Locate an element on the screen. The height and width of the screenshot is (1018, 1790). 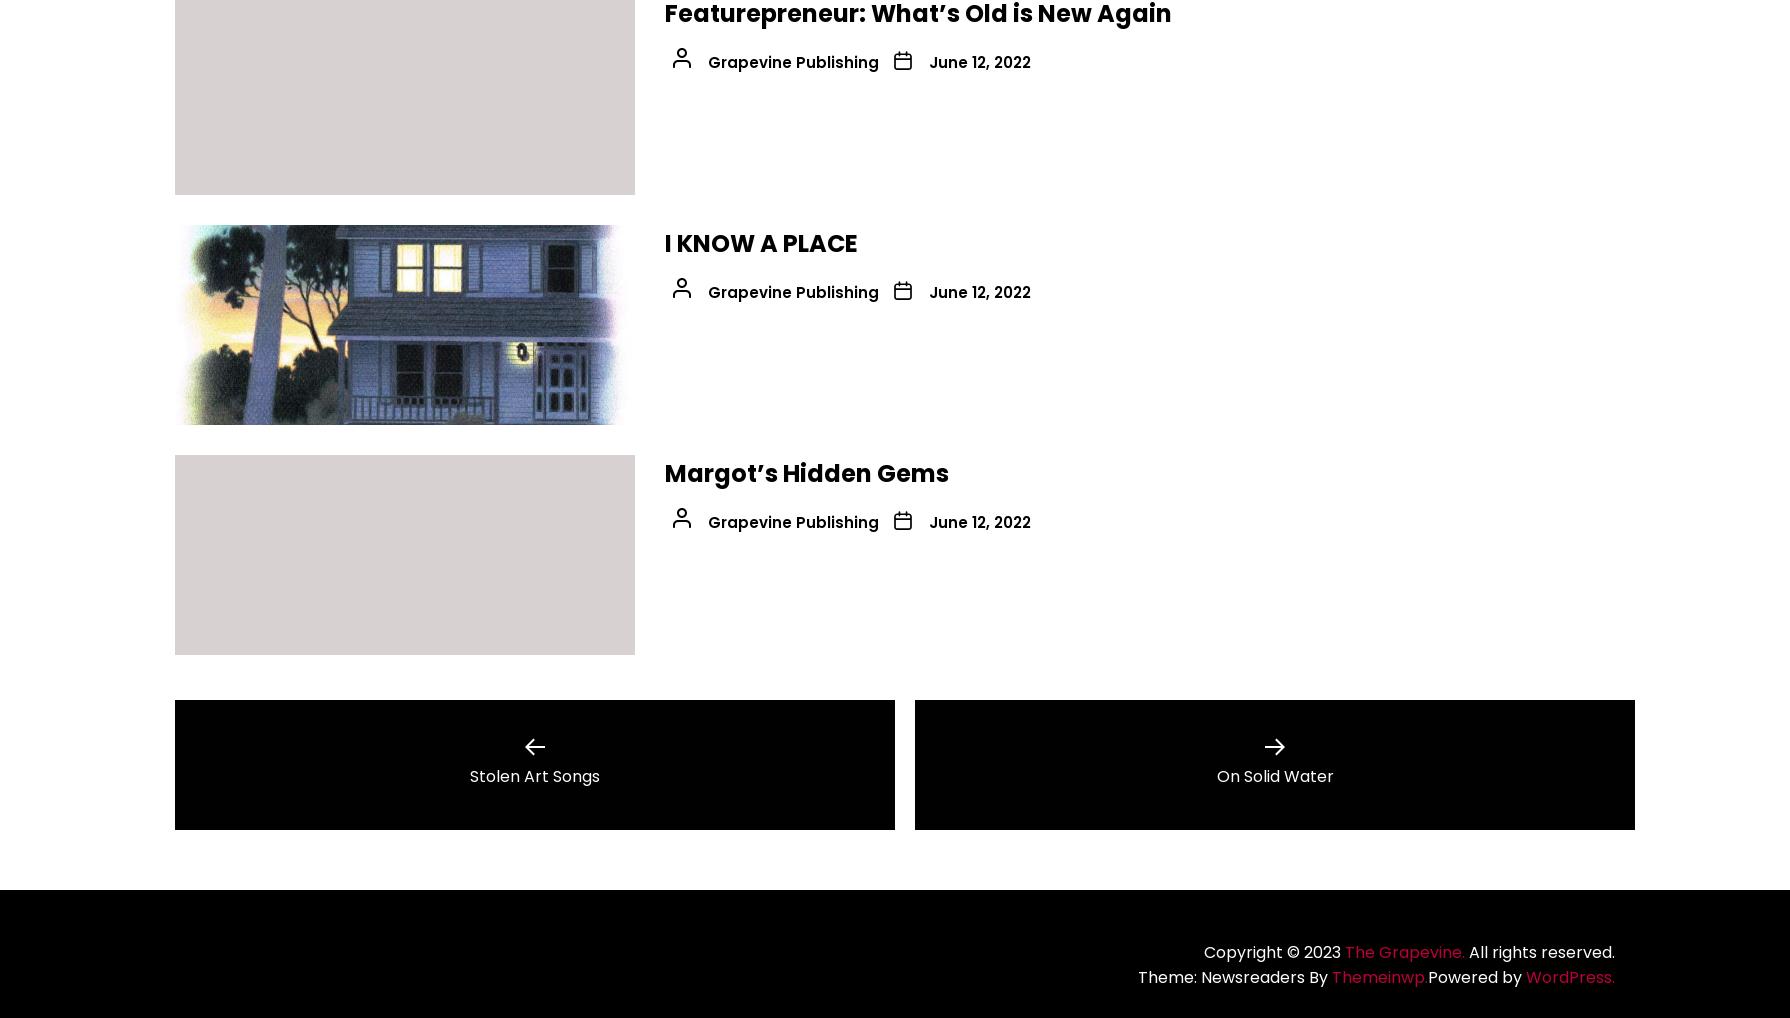
'WordPress.' is located at coordinates (1568, 977).